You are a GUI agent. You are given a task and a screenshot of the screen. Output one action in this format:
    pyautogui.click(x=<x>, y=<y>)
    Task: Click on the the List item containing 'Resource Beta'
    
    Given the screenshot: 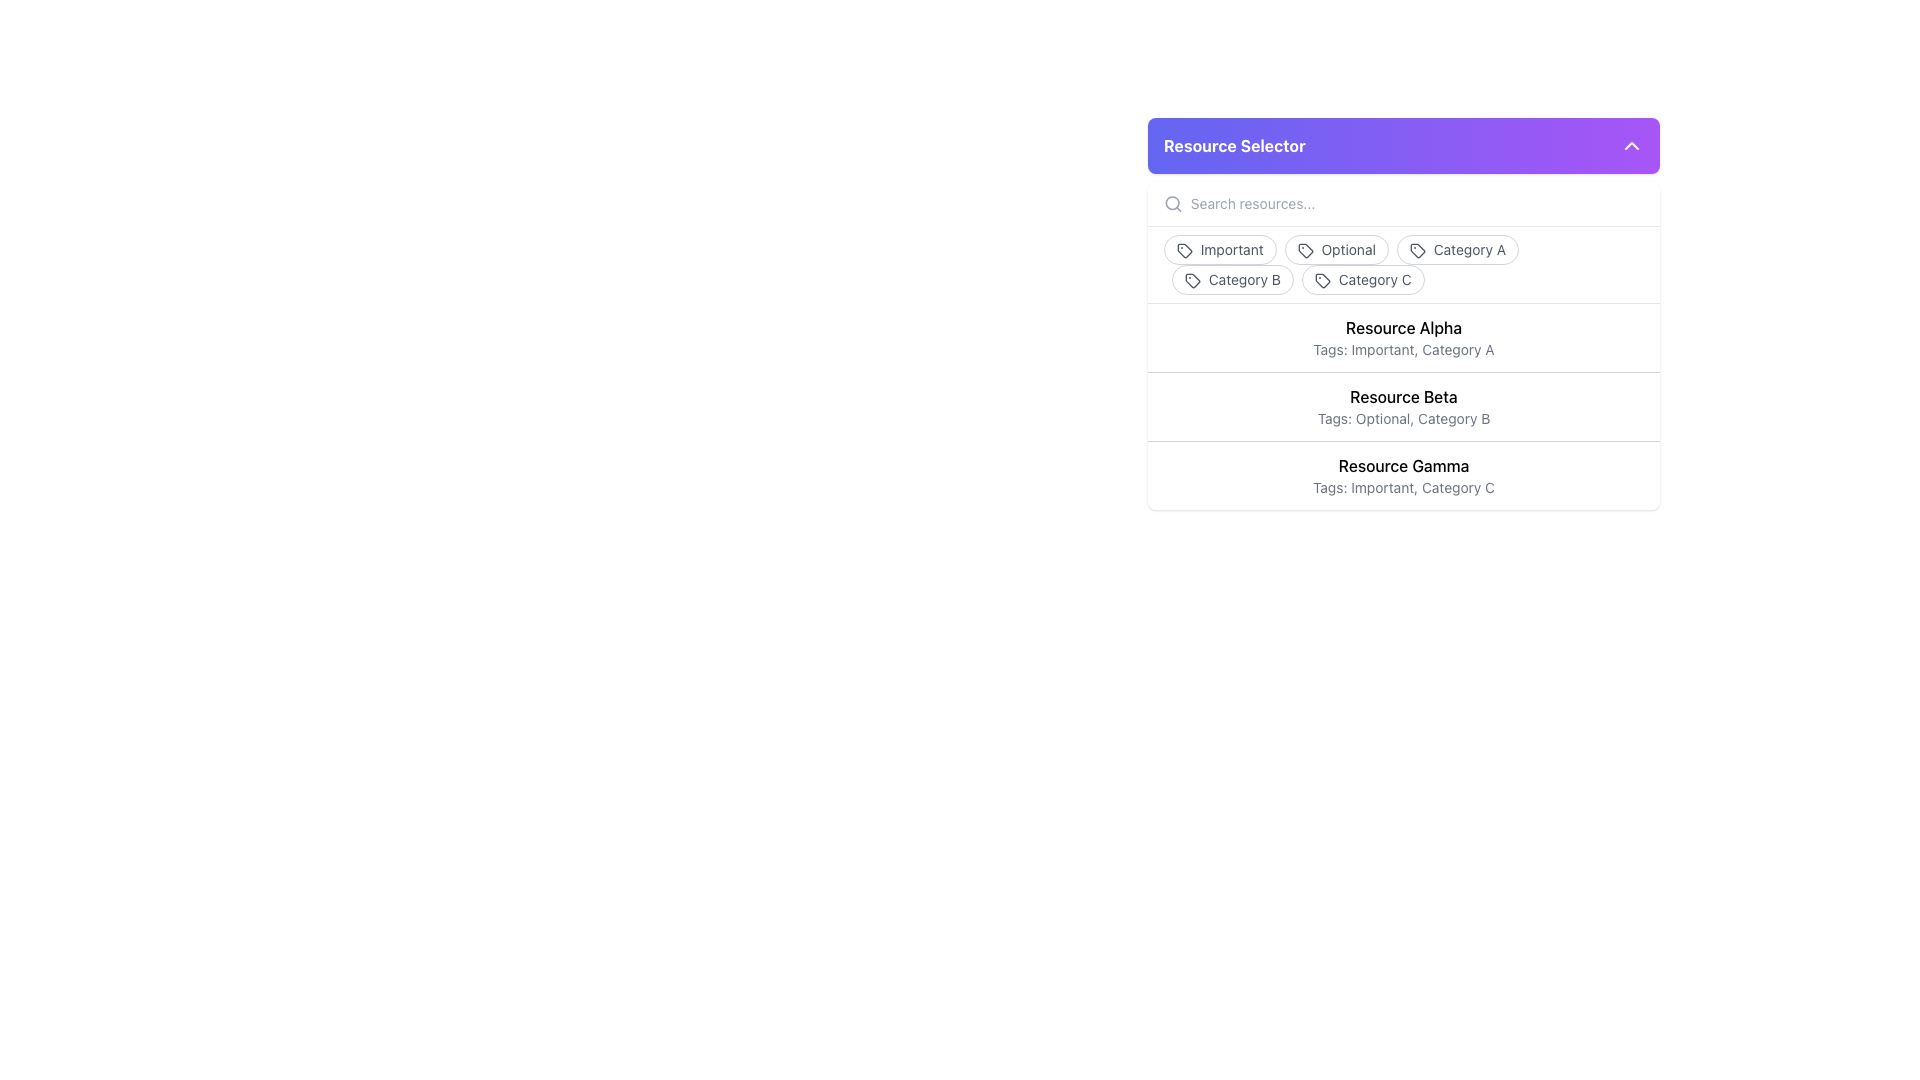 What is the action you would take?
    pyautogui.click(x=1402, y=405)
    